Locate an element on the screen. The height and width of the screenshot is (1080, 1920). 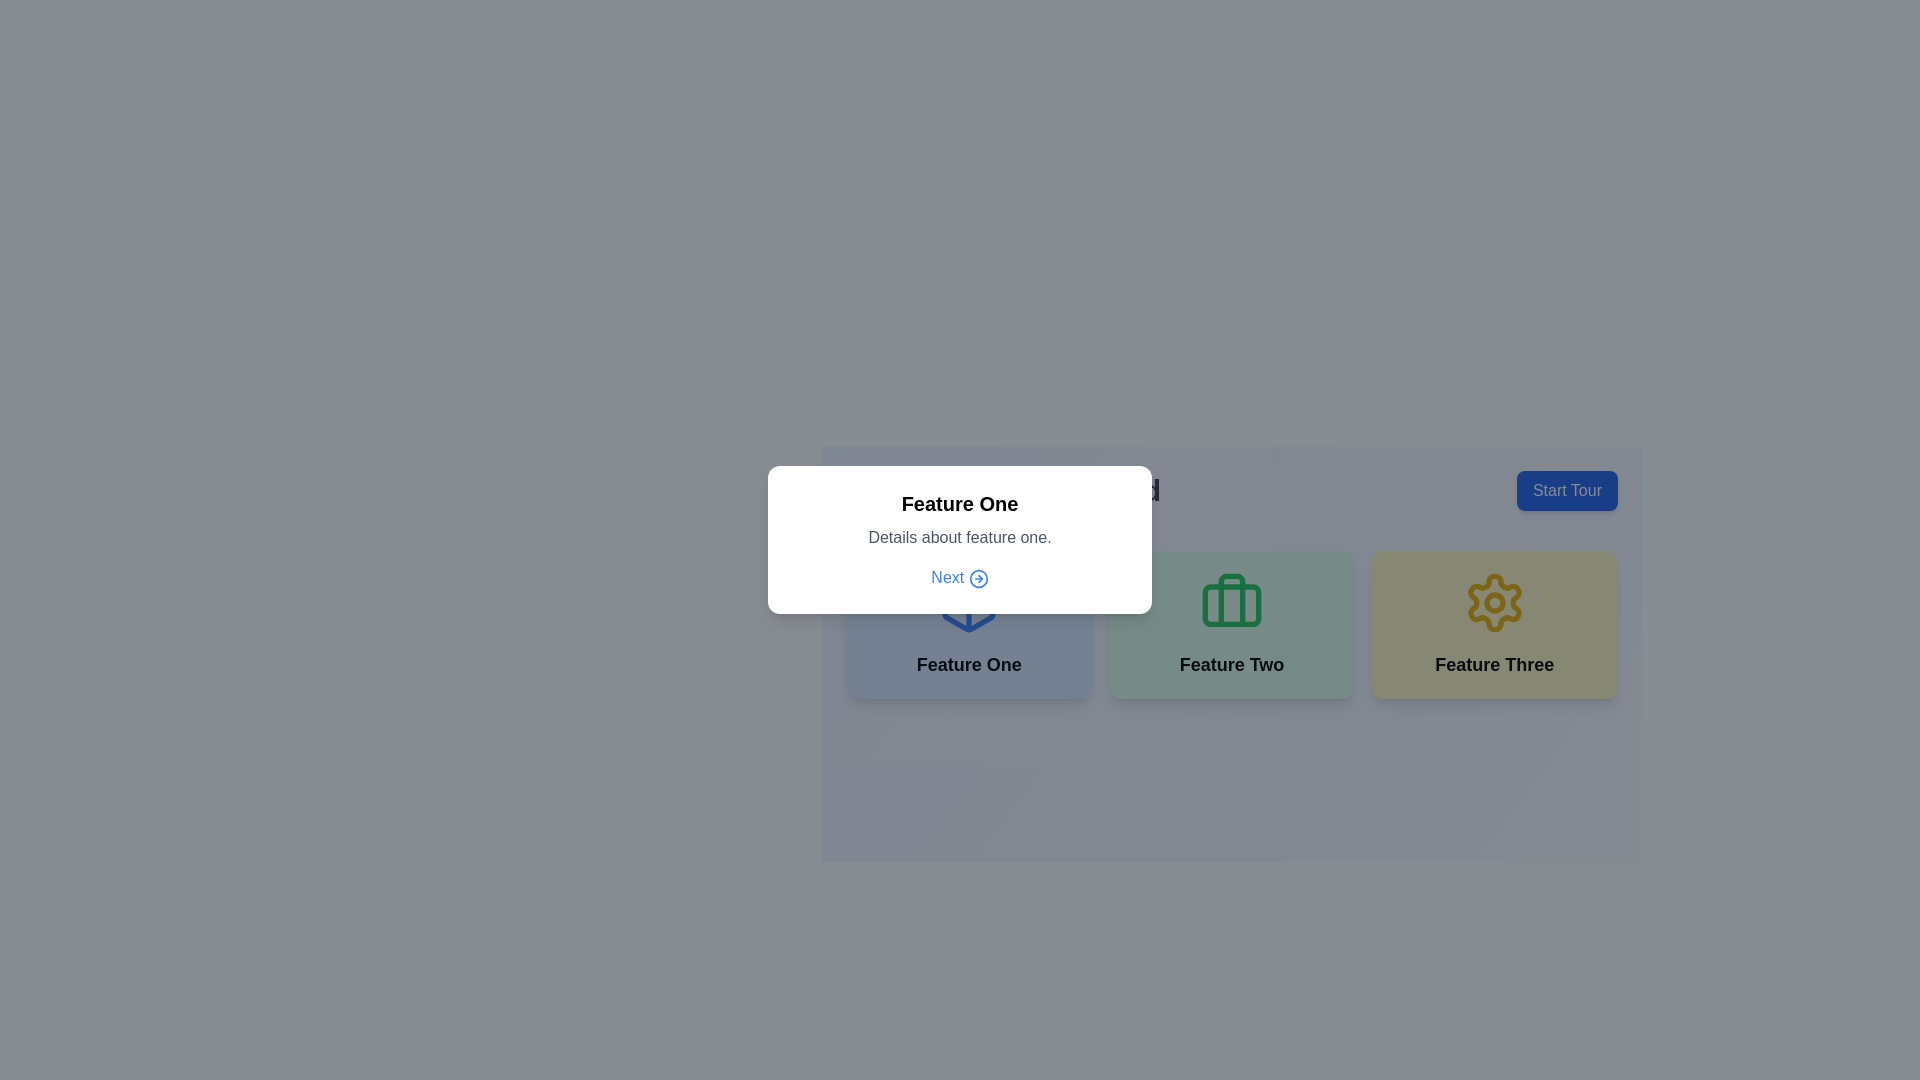
the Decorative element within the SVG briefcase icon, which is centrally located in the green card labeled 'Feature Two' is located at coordinates (1231, 604).